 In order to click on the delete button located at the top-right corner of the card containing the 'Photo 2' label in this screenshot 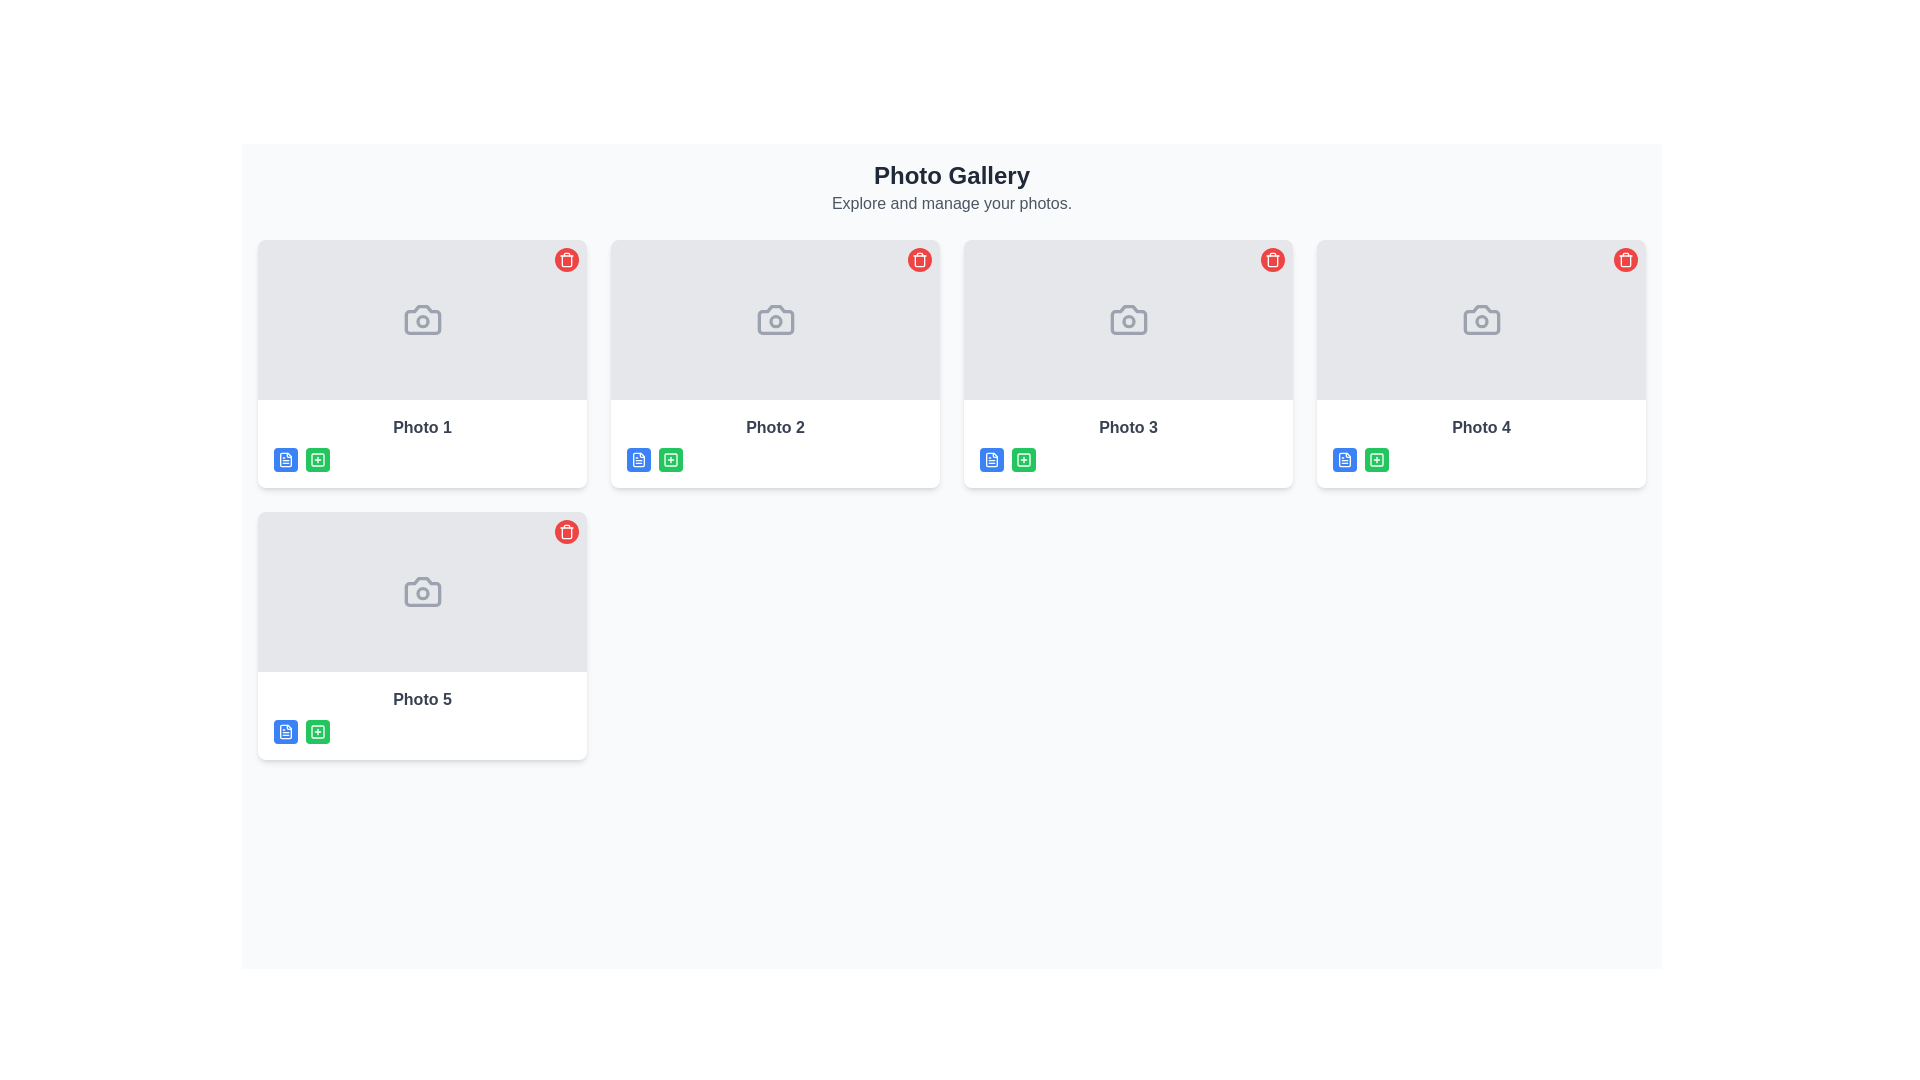, I will do `click(919, 258)`.